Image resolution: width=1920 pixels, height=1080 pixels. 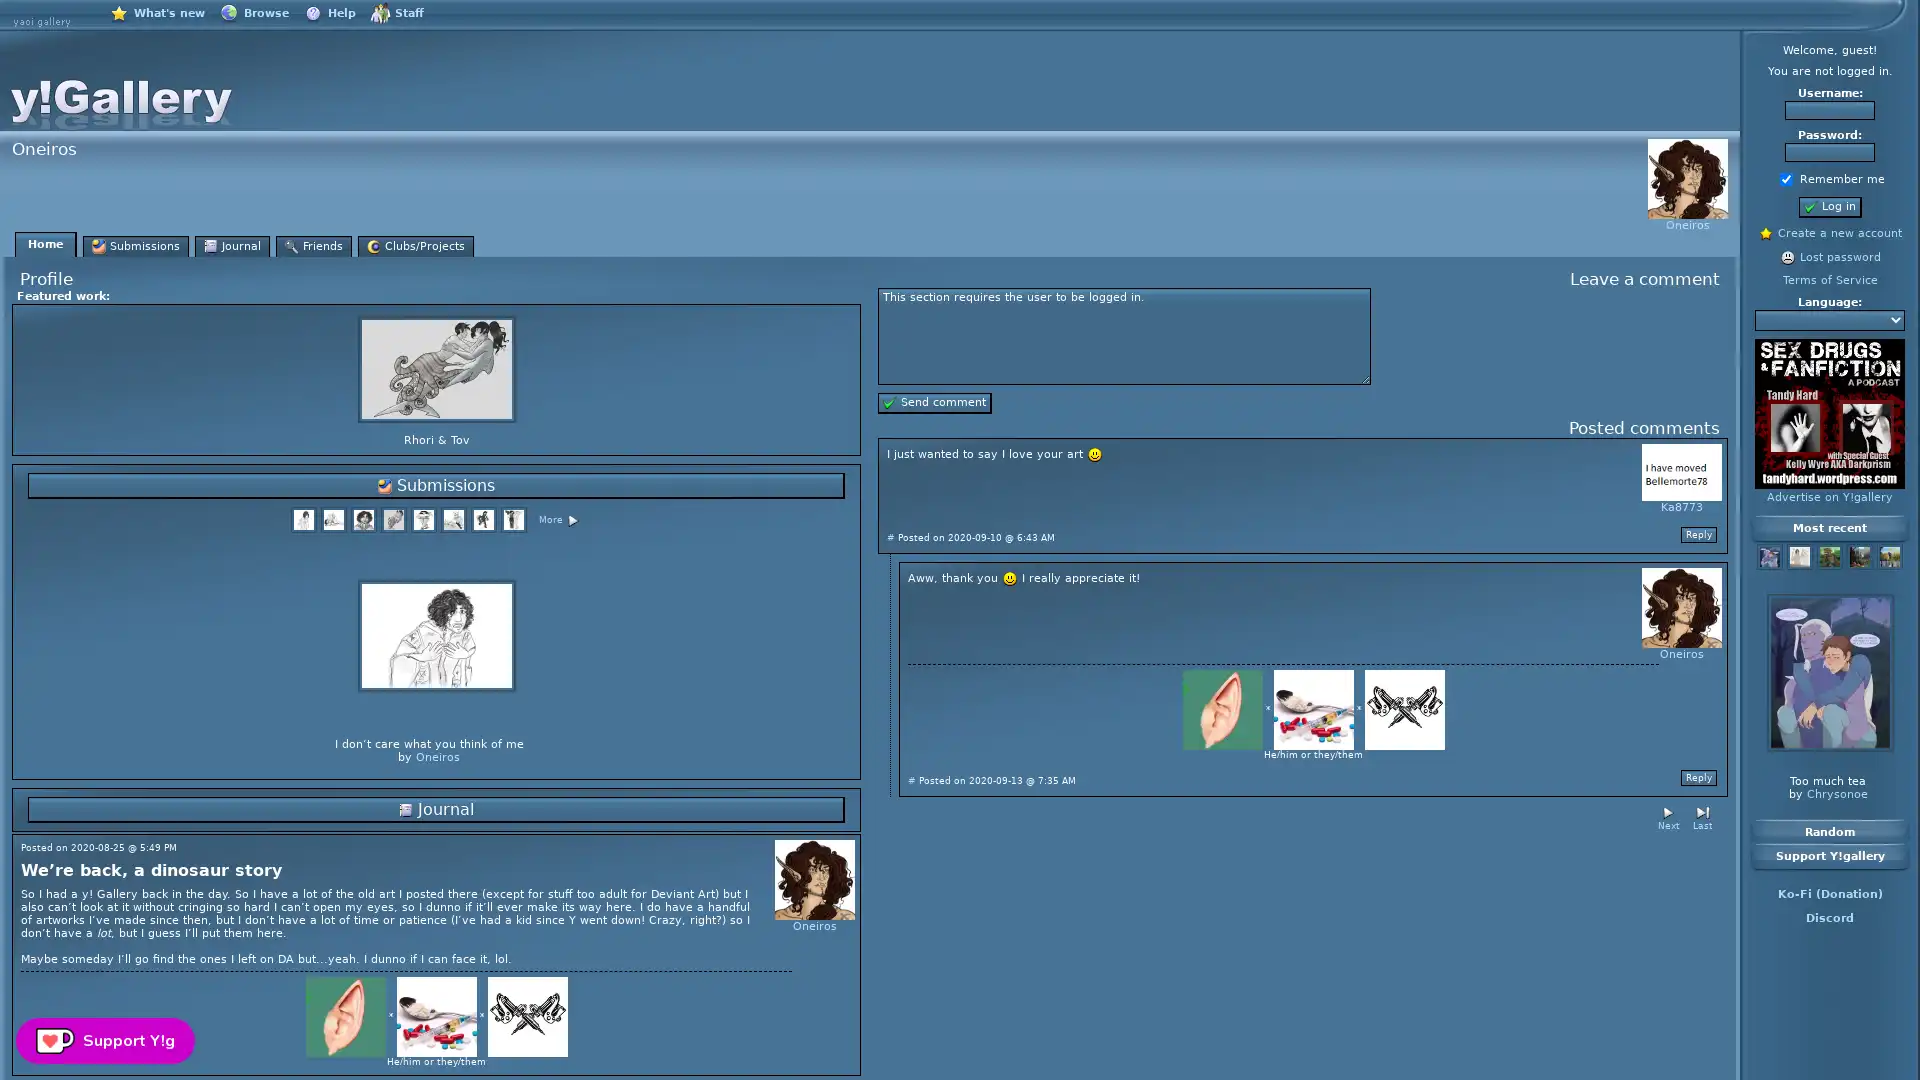 I want to click on Send comment, so click(x=934, y=403).